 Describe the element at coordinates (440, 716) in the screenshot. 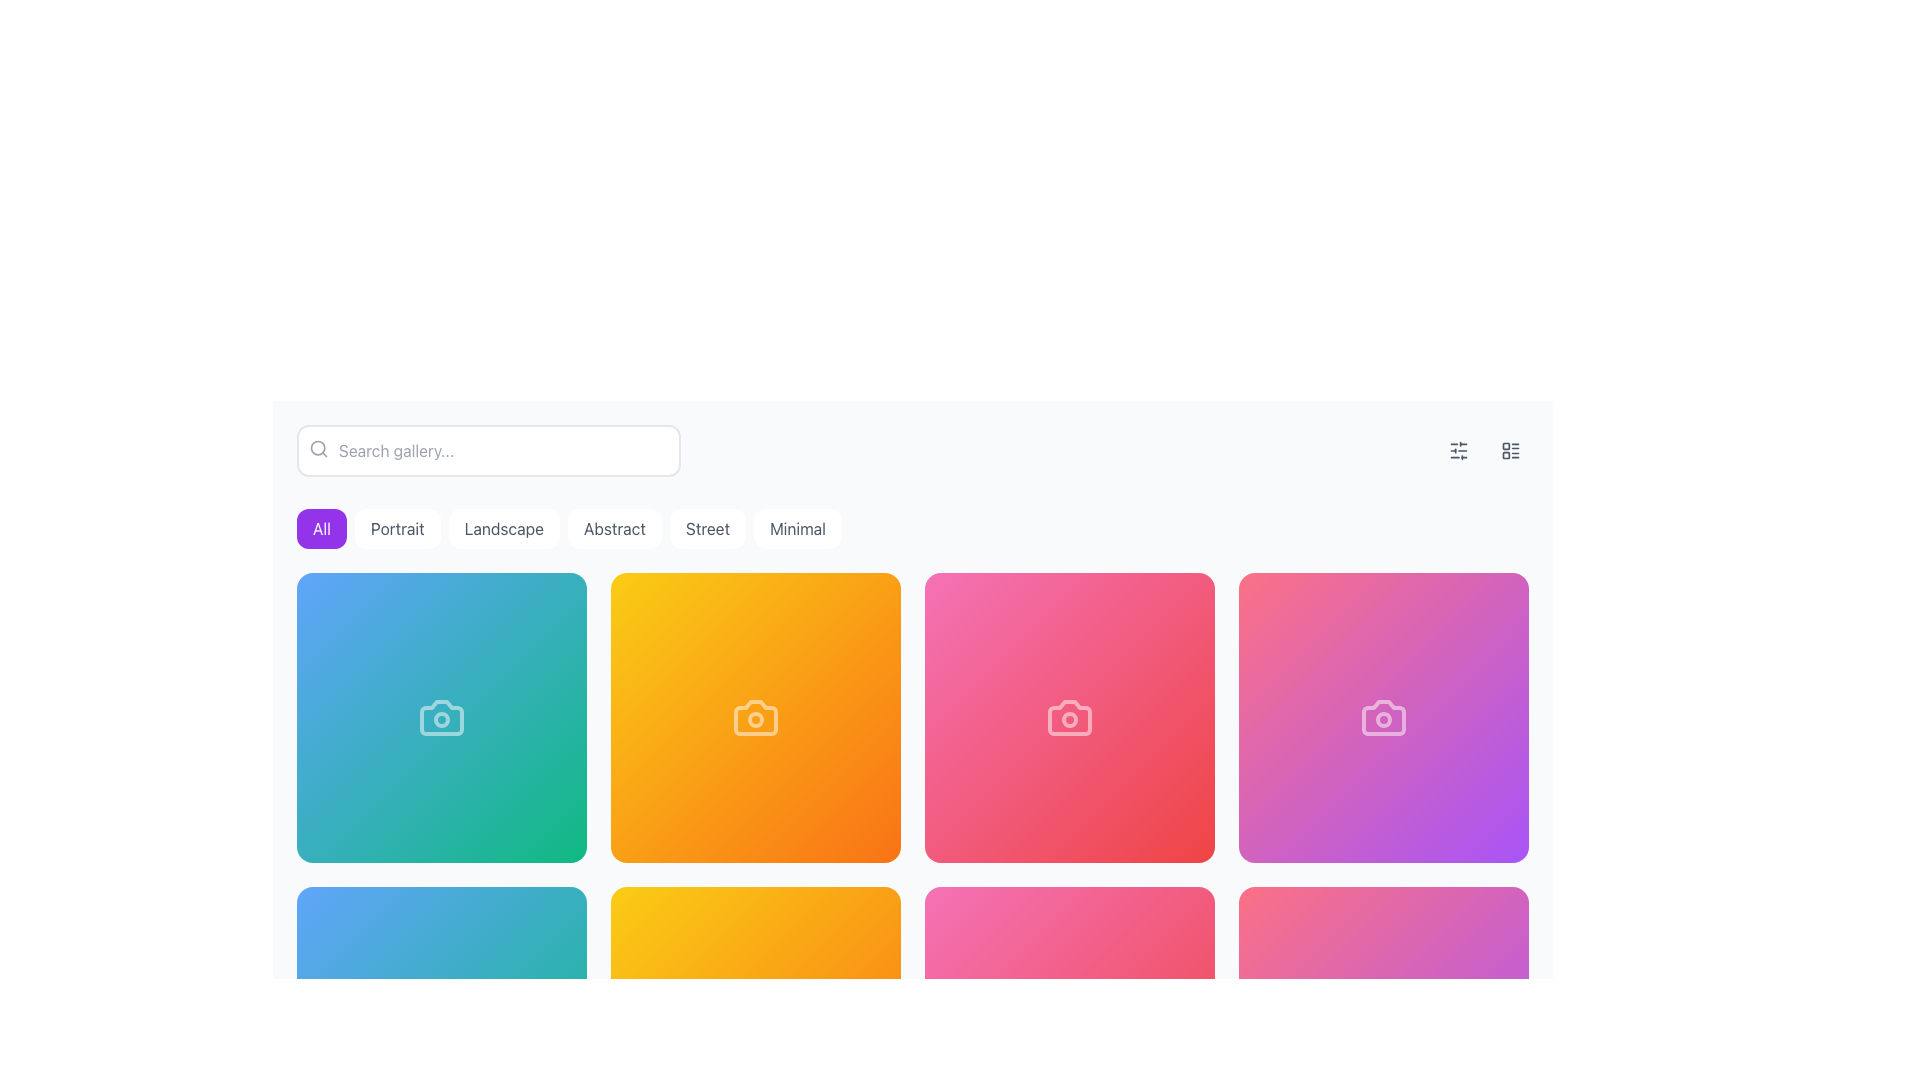

I see `the camera icon with a circular lens at its center, which is styled with a white outline on a gradient background of blue transitioning to green, to interact with it` at that location.